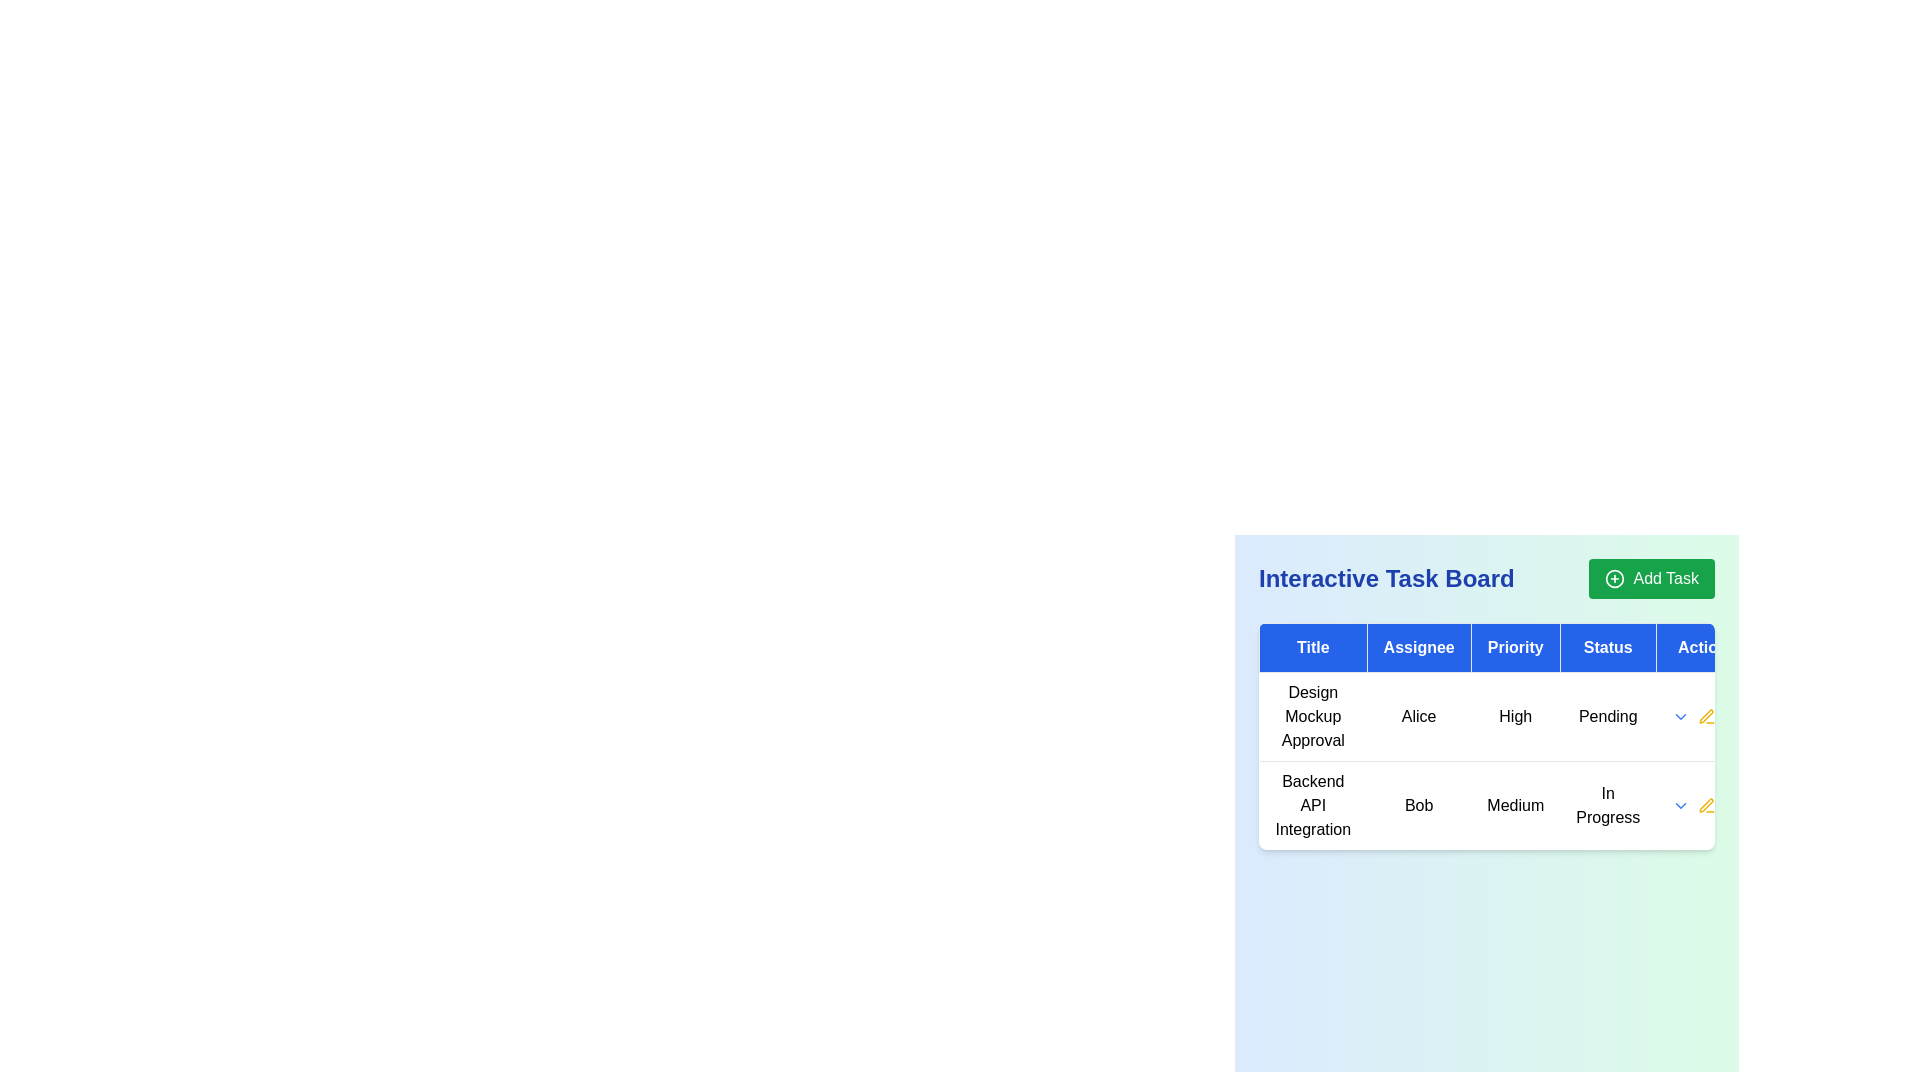  Describe the element at coordinates (1706, 648) in the screenshot. I see `the 'Actions' table header, which is a text label with a blue background and white text, located at the rightmost part of the header row` at that location.